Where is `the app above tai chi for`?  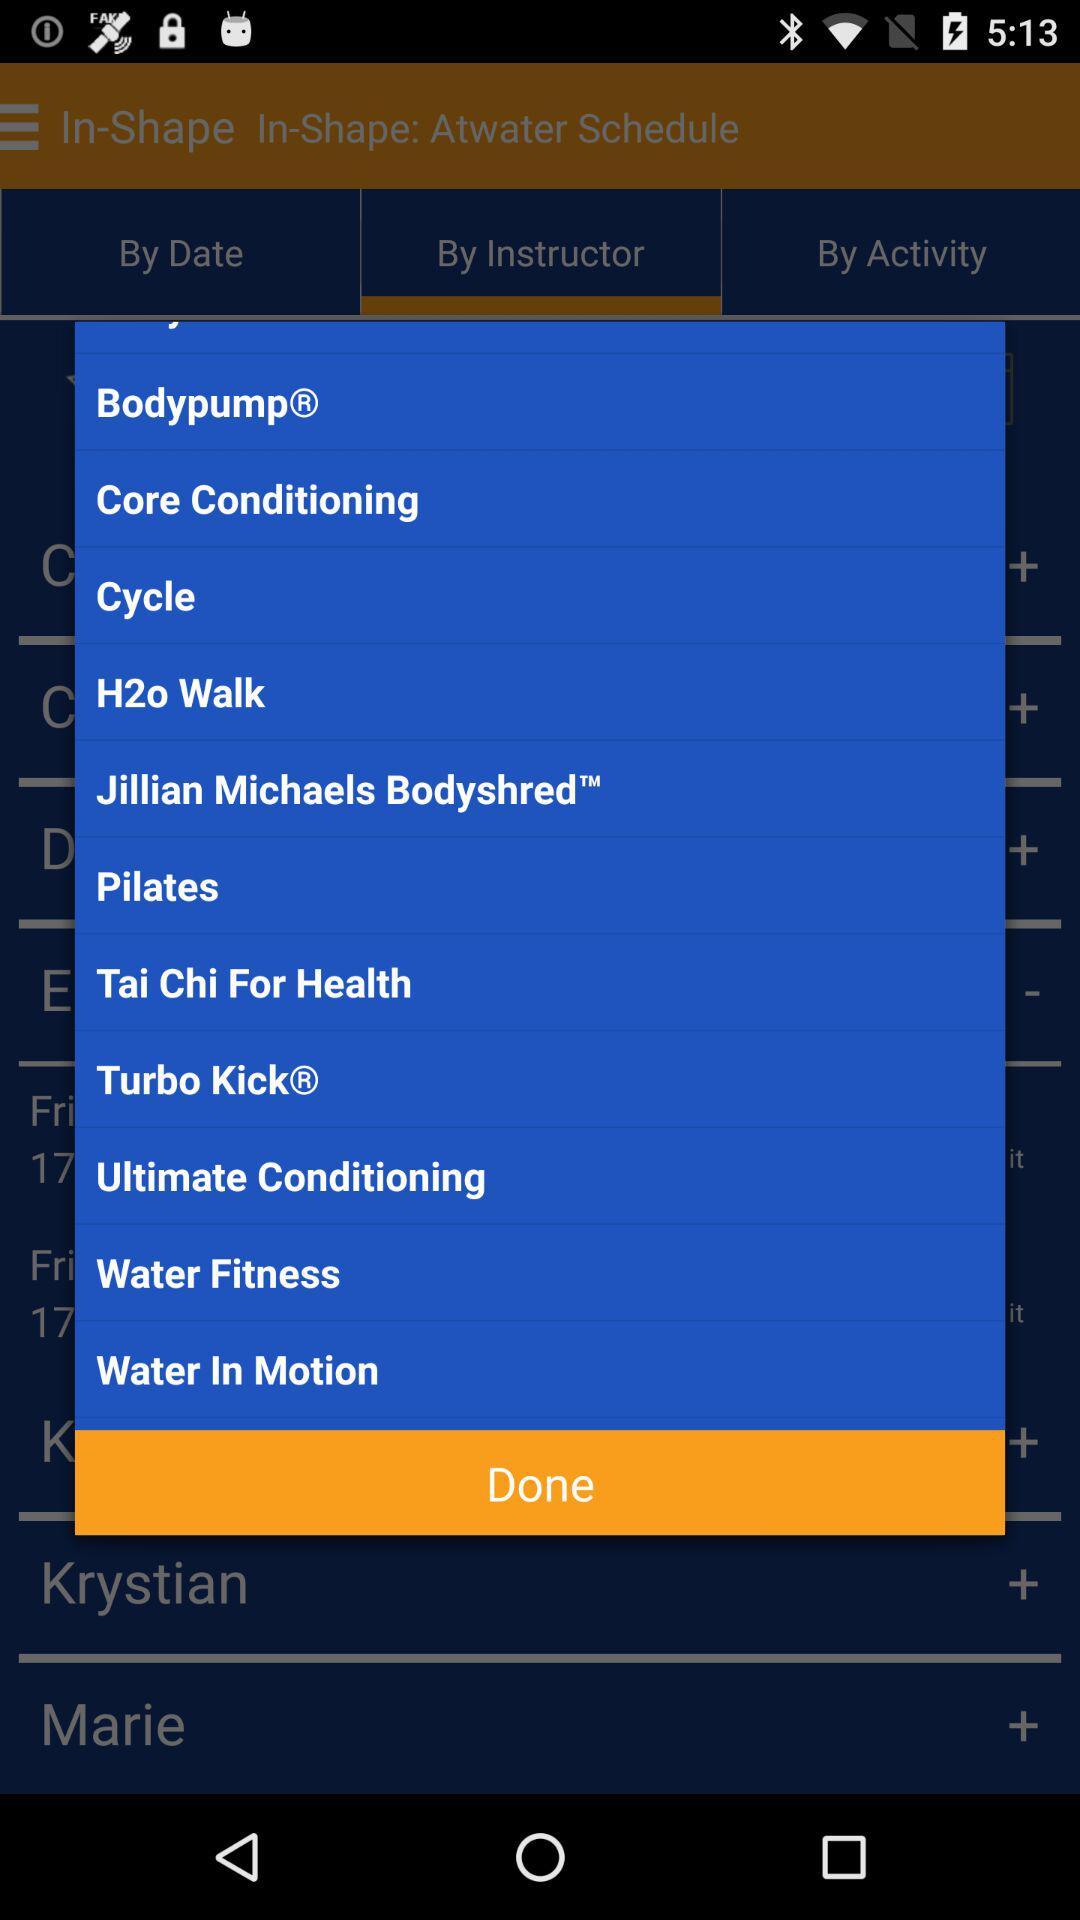
the app above tai chi for is located at coordinates (540, 884).